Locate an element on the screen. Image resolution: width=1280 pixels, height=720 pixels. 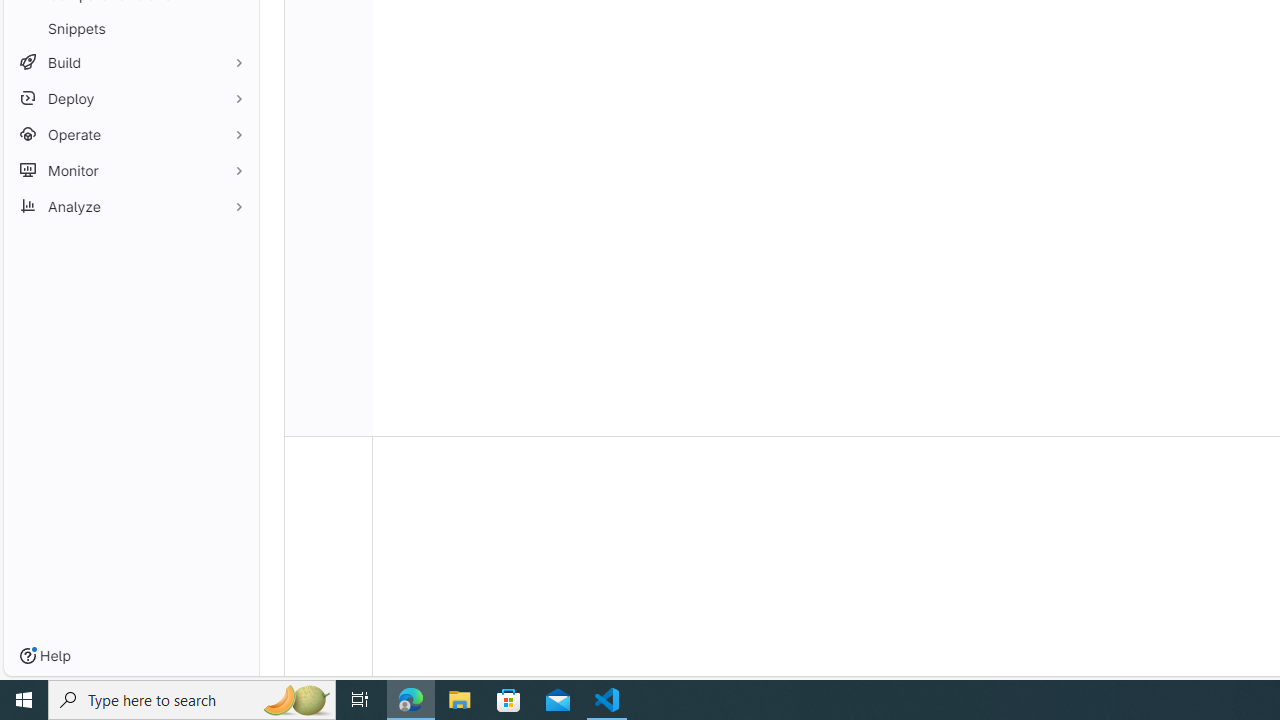
'Monitor' is located at coordinates (130, 169).